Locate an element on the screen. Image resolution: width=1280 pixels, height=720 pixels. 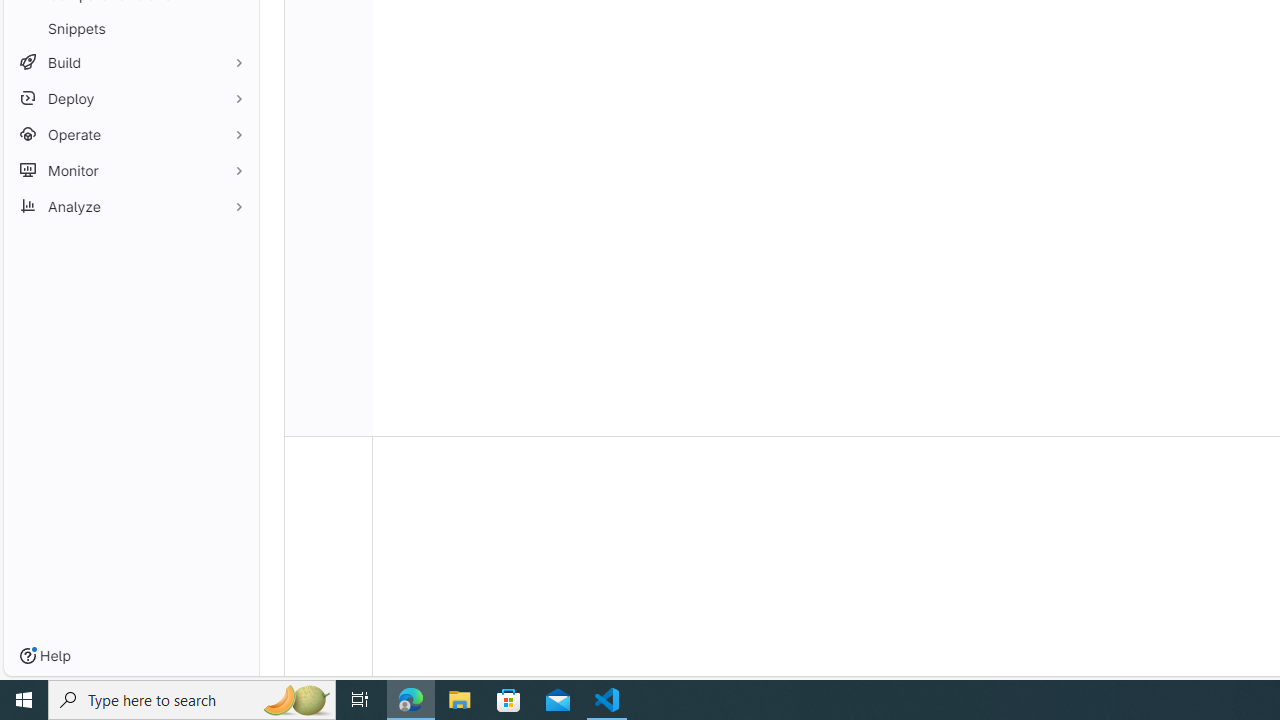
'Monitor' is located at coordinates (130, 169).